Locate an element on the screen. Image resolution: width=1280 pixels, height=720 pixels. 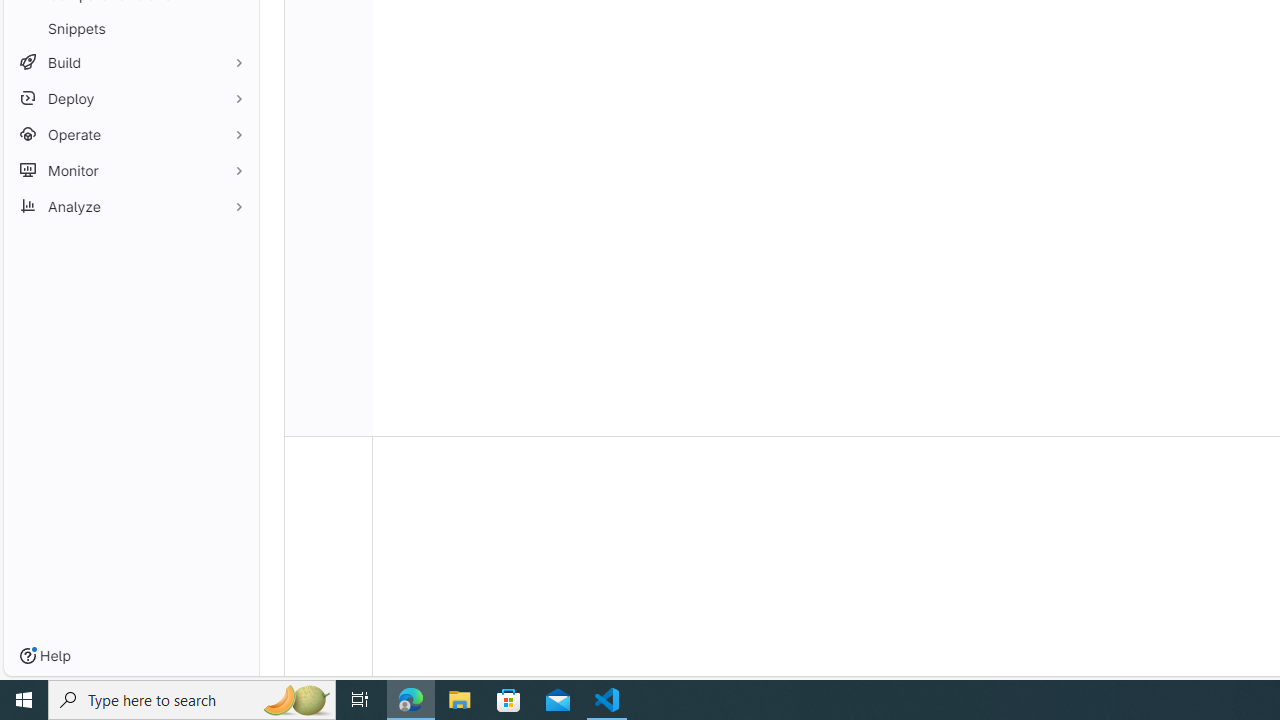
'Monitor' is located at coordinates (130, 169).